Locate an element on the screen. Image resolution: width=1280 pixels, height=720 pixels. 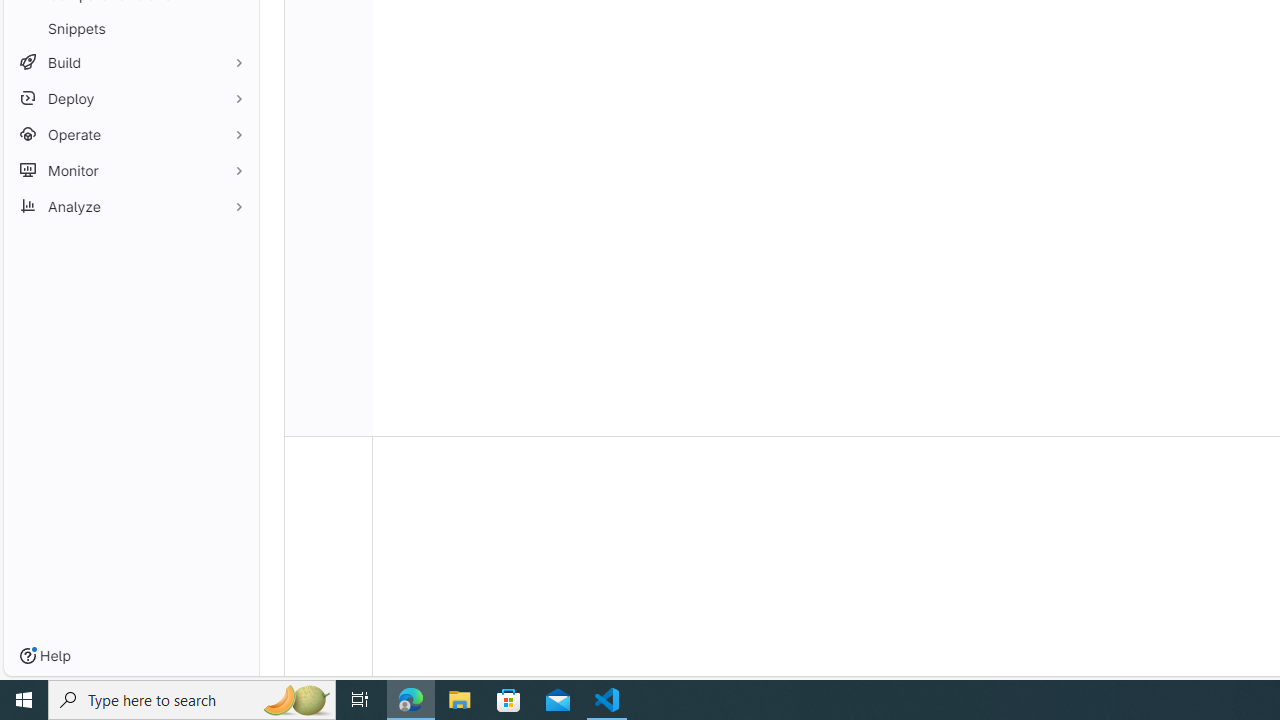
'Monitor' is located at coordinates (130, 169).